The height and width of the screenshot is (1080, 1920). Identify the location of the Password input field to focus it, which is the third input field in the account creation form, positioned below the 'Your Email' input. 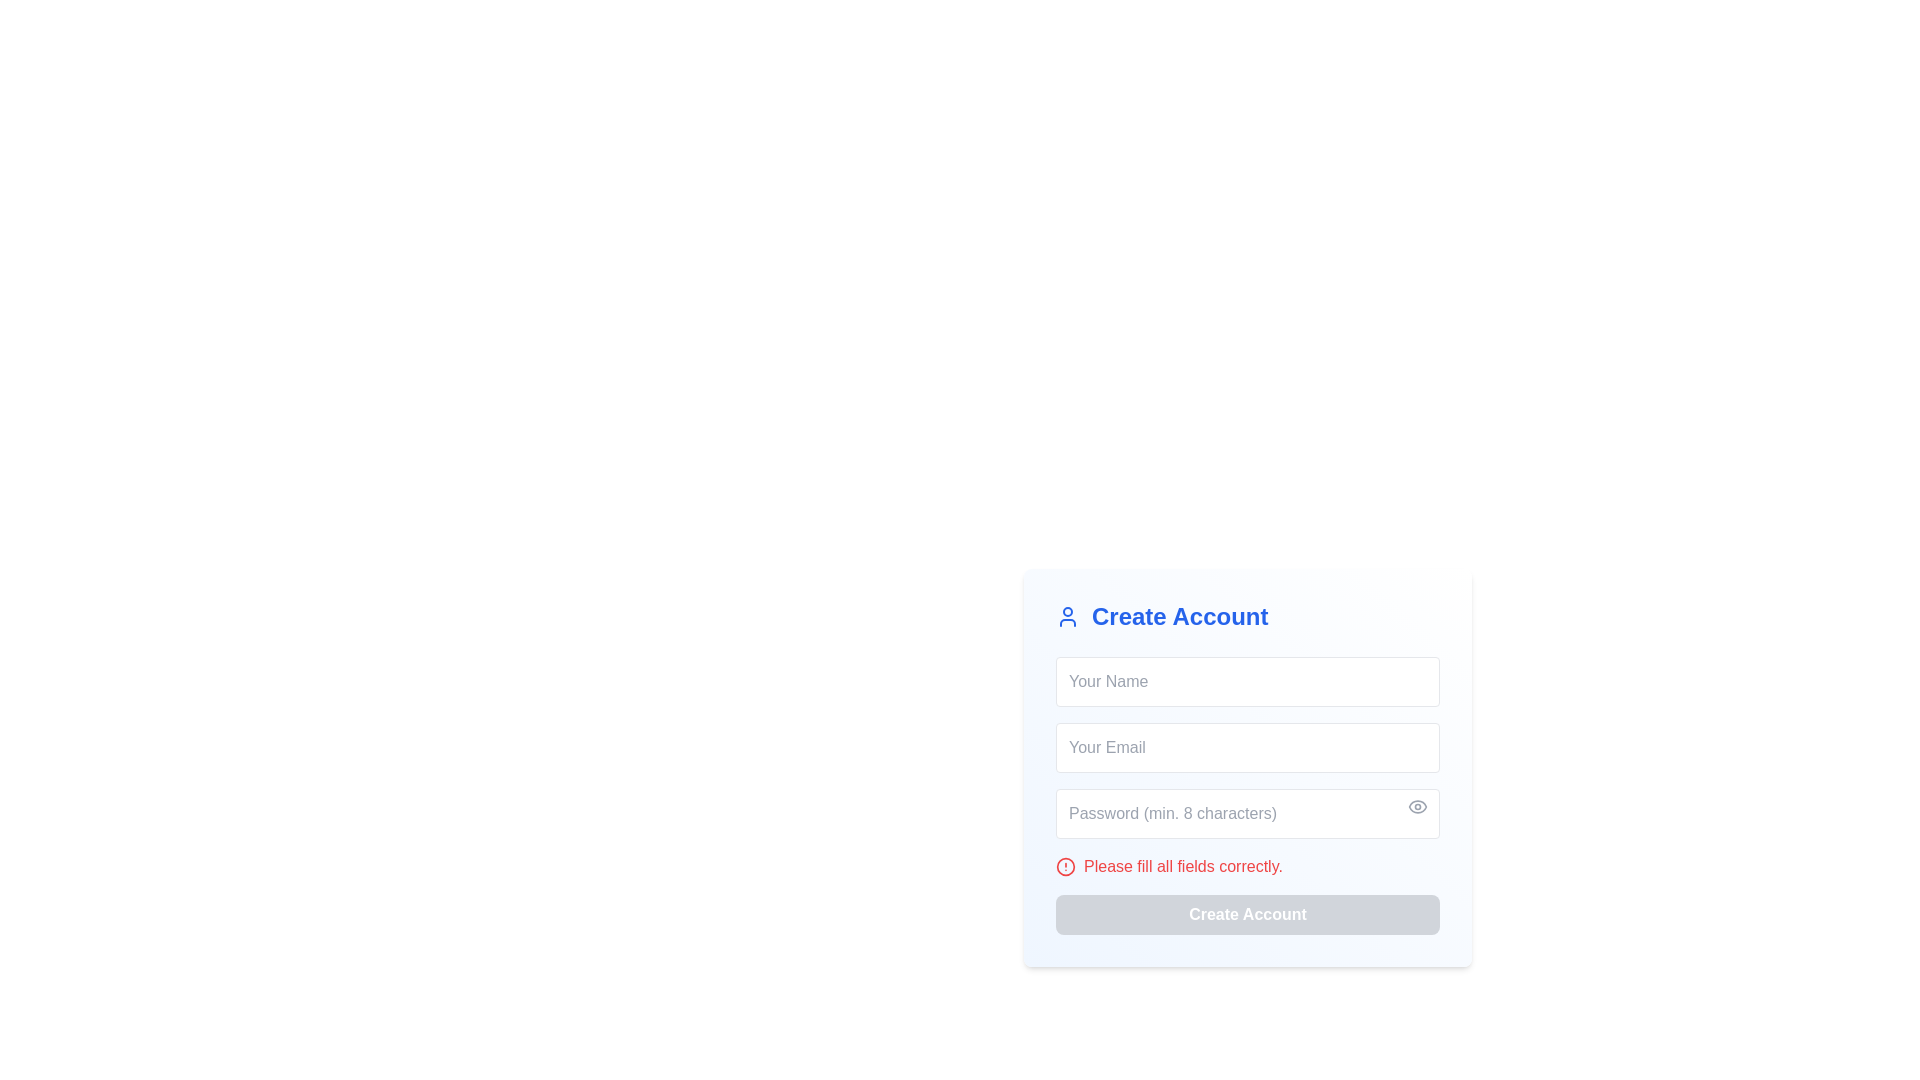
(1247, 813).